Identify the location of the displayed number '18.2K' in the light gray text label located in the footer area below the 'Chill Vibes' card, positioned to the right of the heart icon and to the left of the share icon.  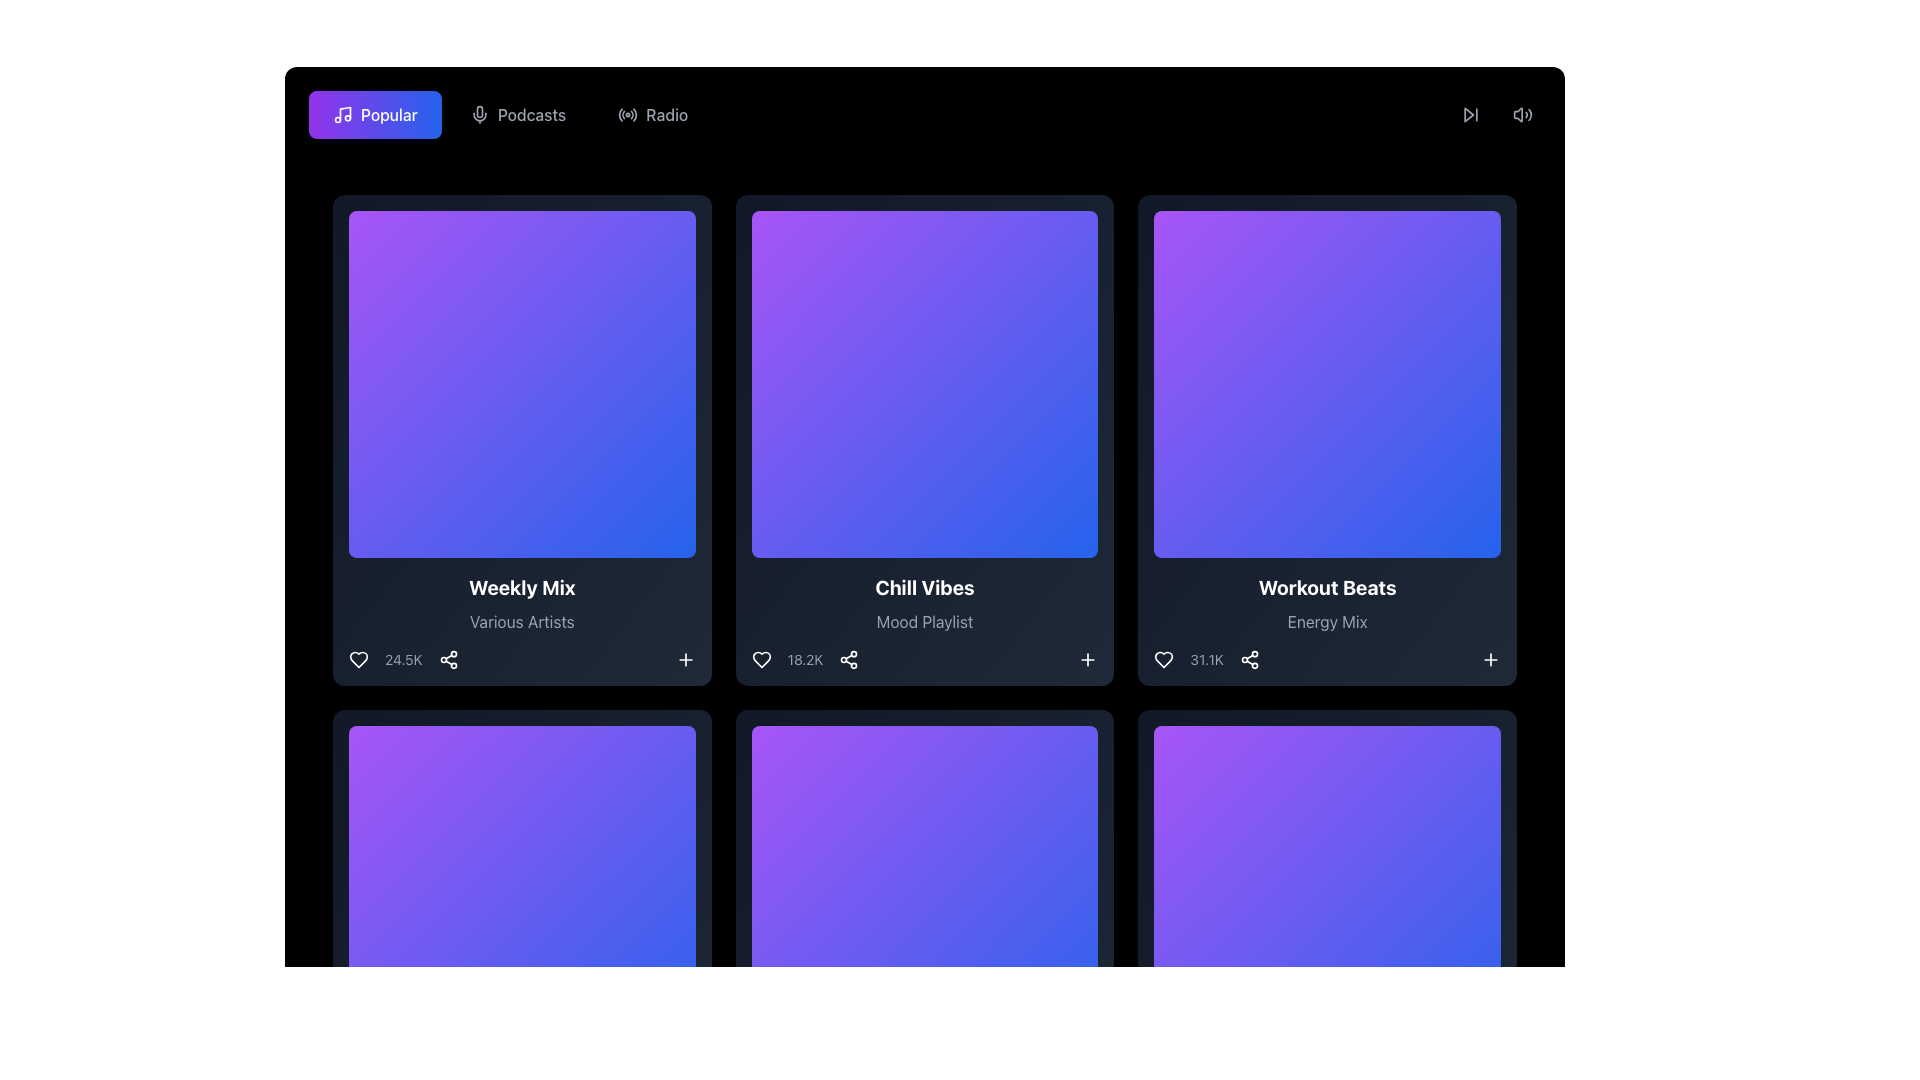
(805, 659).